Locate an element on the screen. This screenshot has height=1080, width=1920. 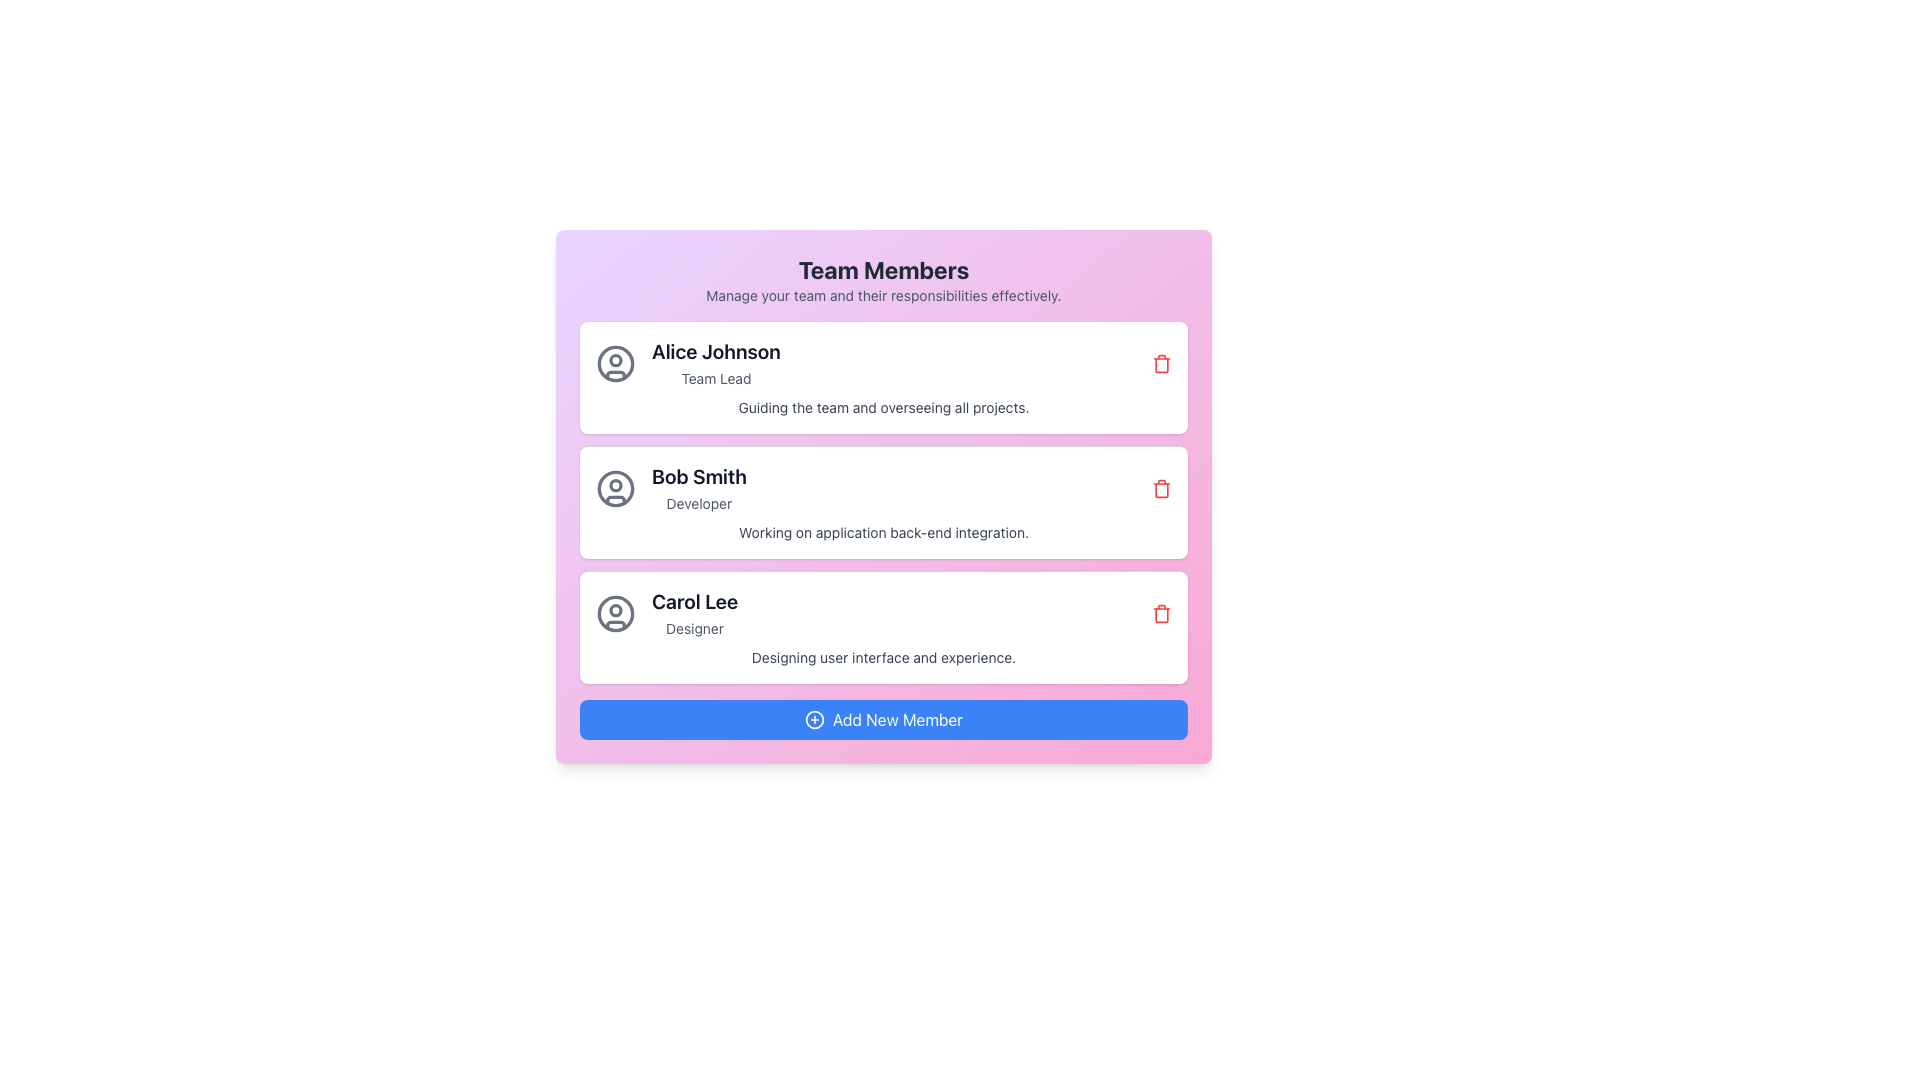
the SVG Icon within the 'Add New Member' button located at the bottom center of the team member list is located at coordinates (814, 720).